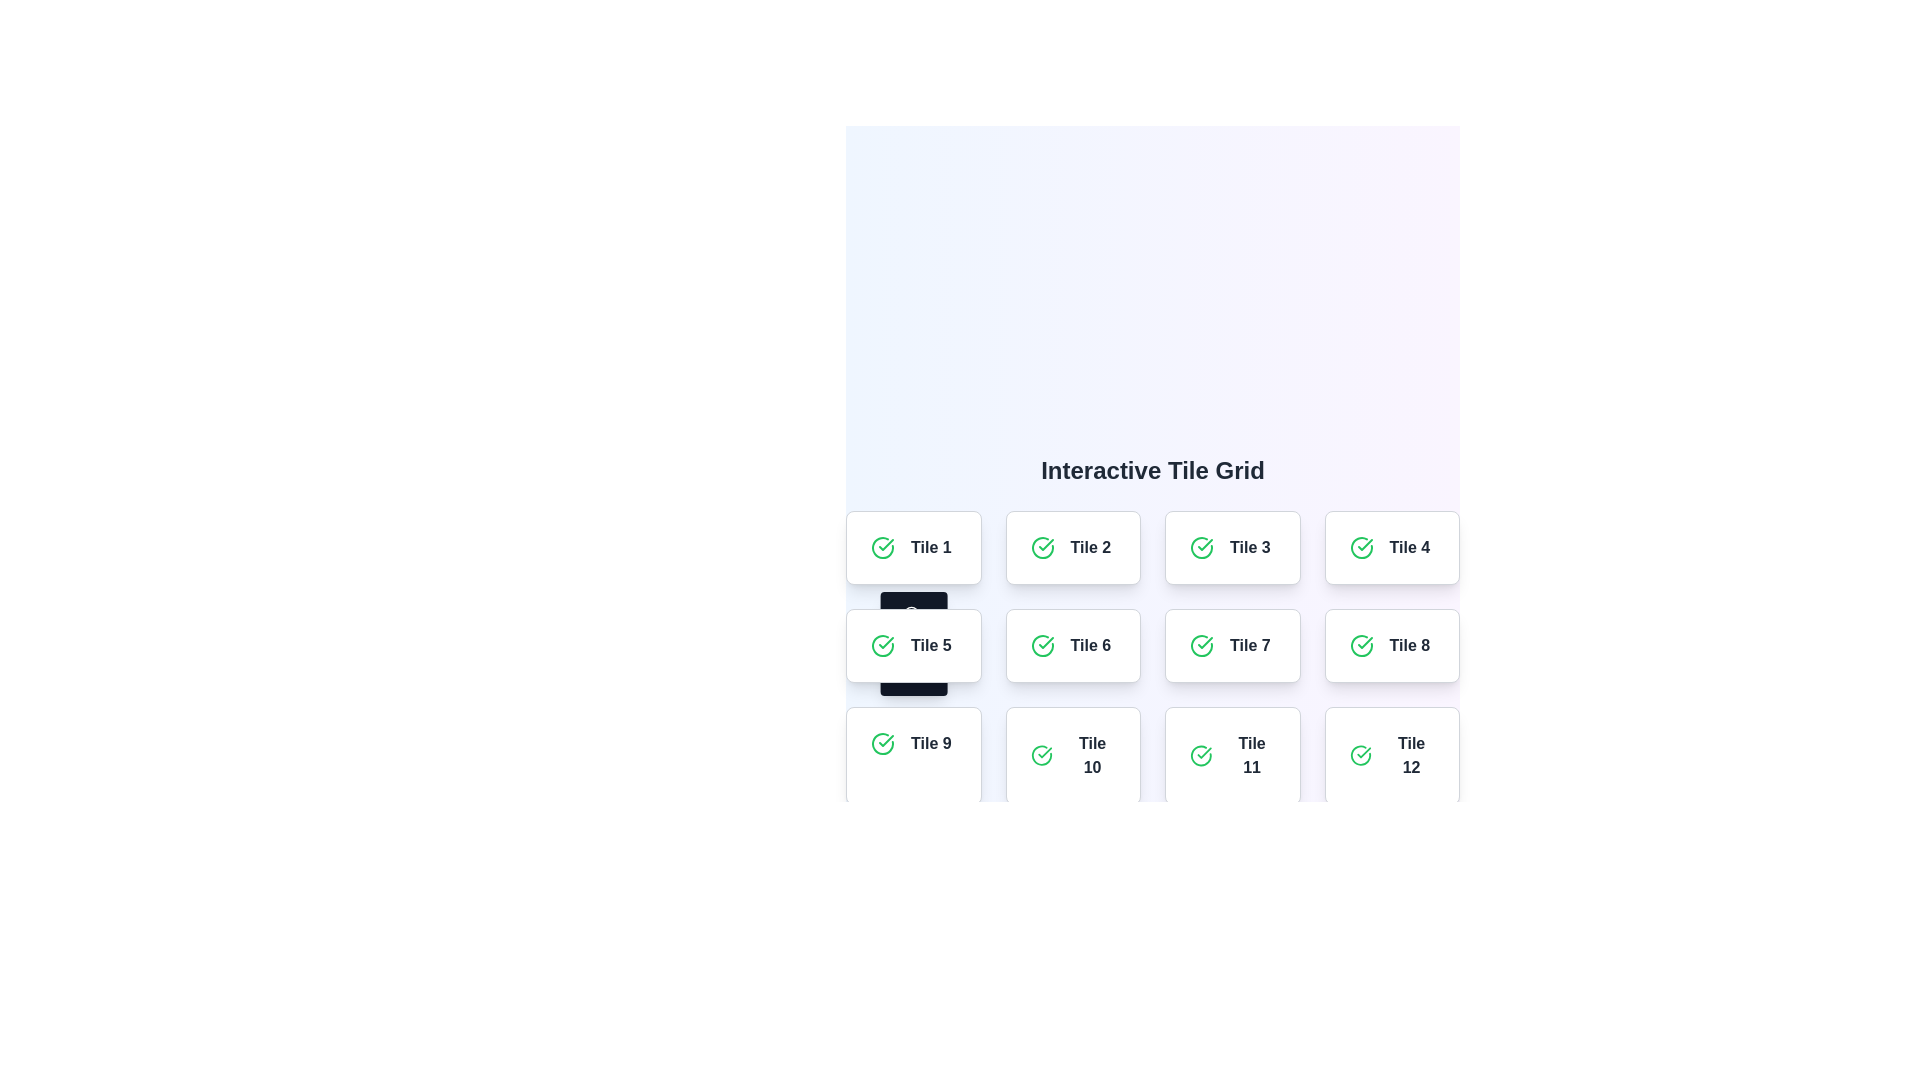  Describe the element at coordinates (912, 744) in the screenshot. I see `the tile located in the second column of the third row of the grid` at that location.